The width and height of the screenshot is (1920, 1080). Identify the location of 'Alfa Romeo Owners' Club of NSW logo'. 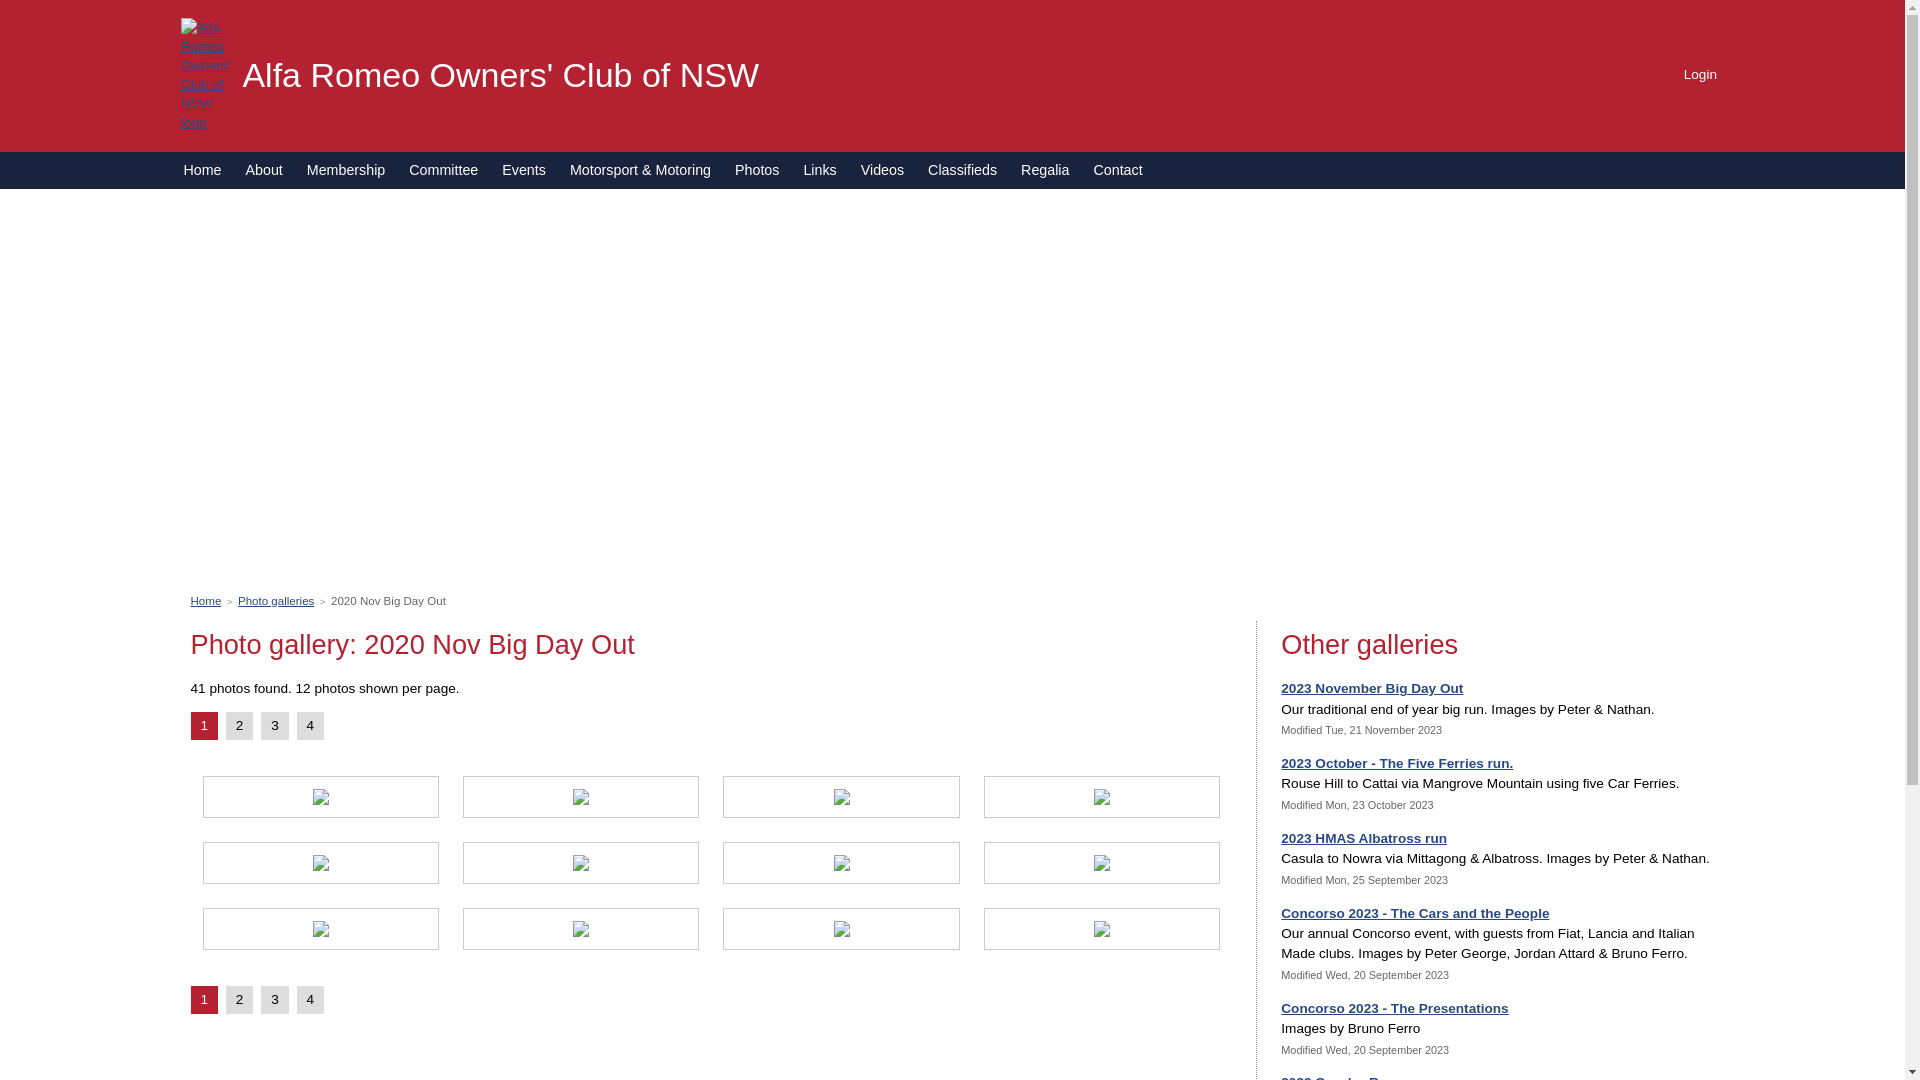
(205, 73).